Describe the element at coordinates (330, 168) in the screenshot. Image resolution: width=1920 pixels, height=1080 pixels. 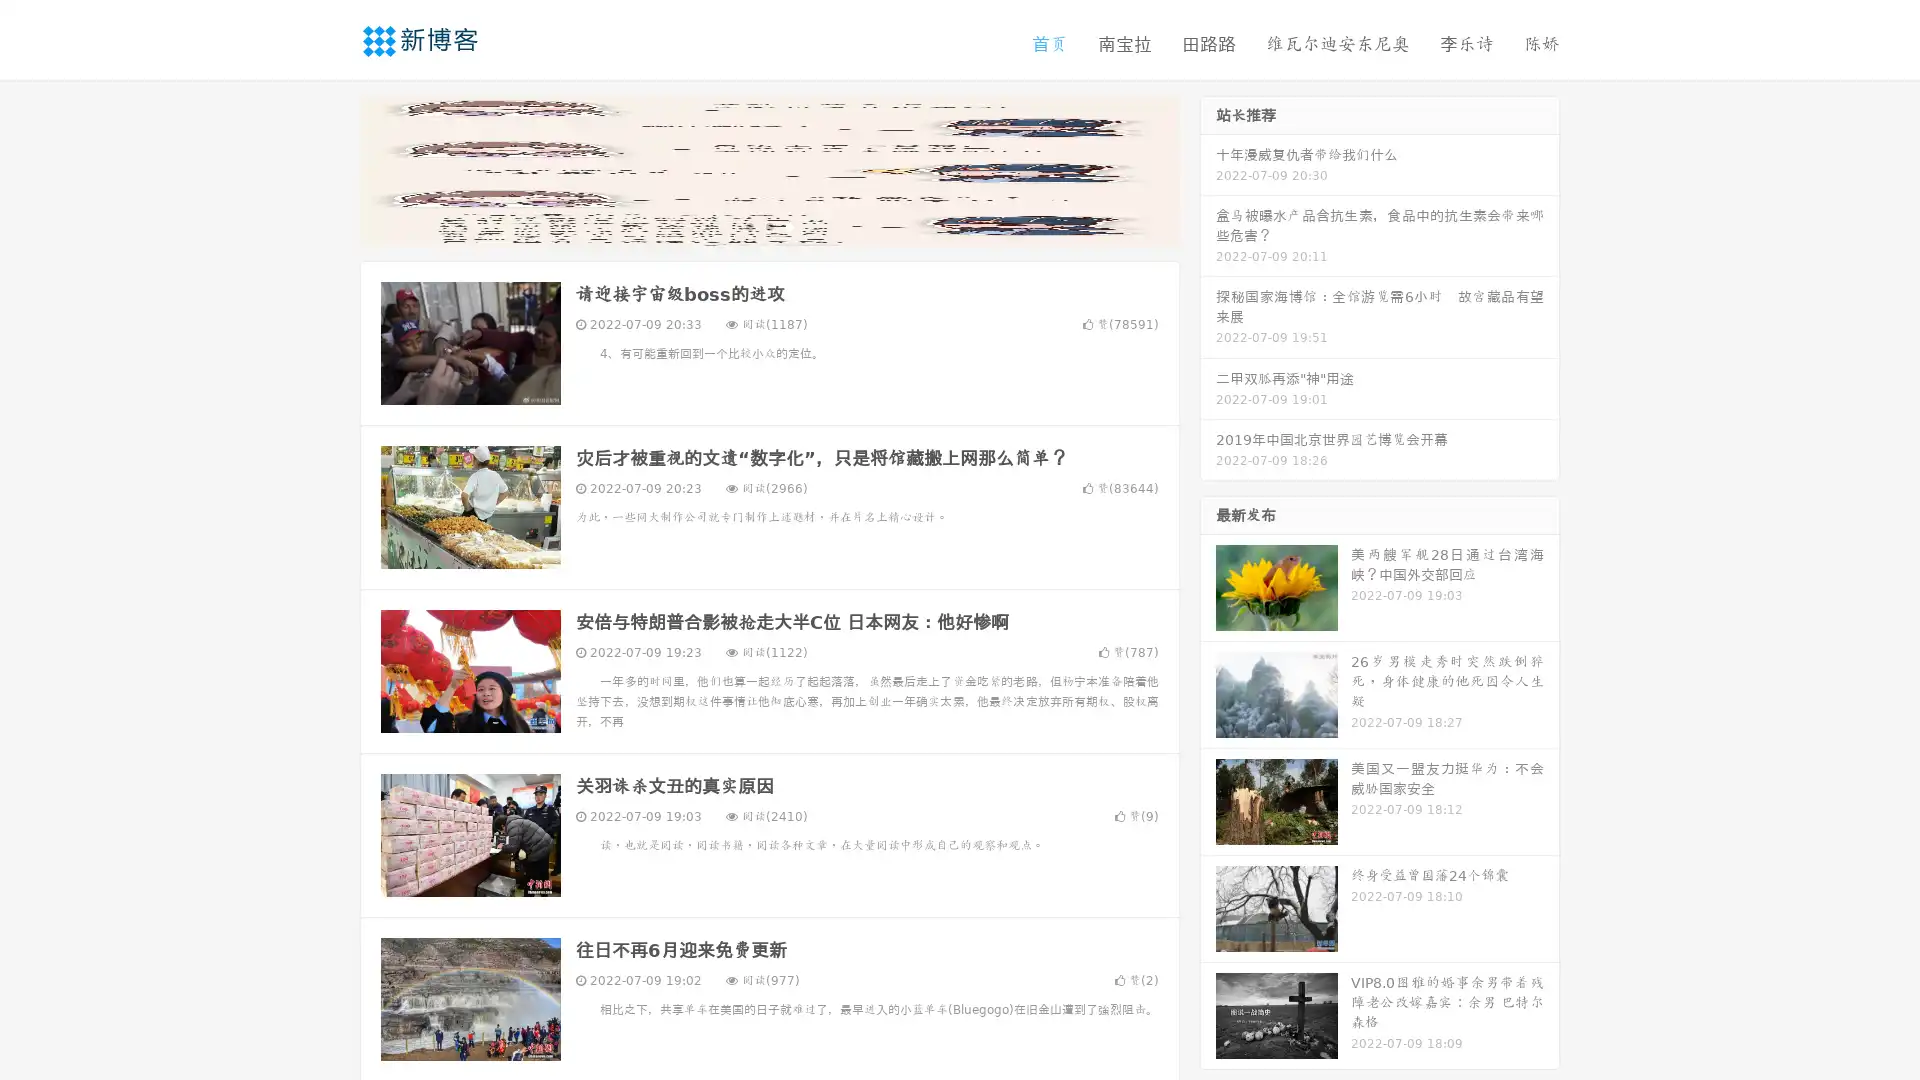
I see `Previous slide` at that location.